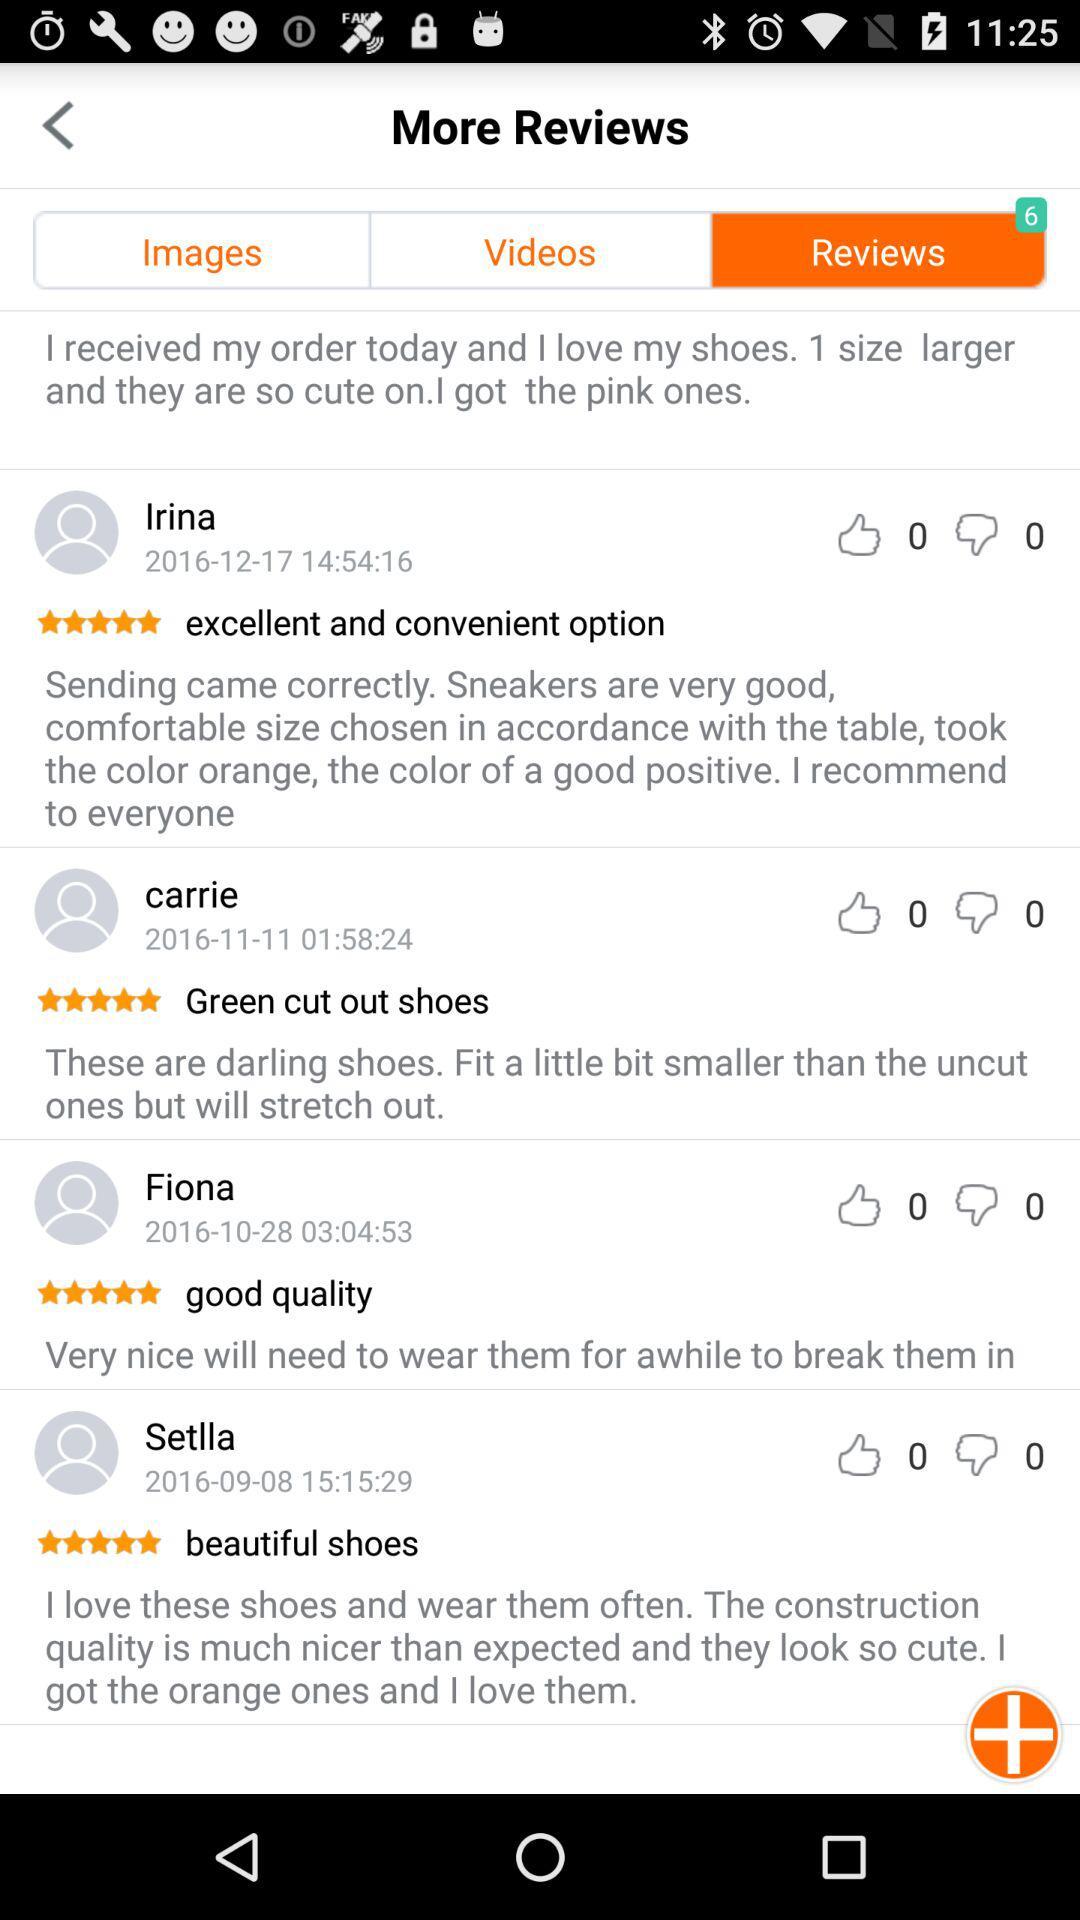 Image resolution: width=1080 pixels, height=1920 pixels. What do you see at coordinates (190, 1185) in the screenshot?
I see `the fiona icon` at bounding box center [190, 1185].